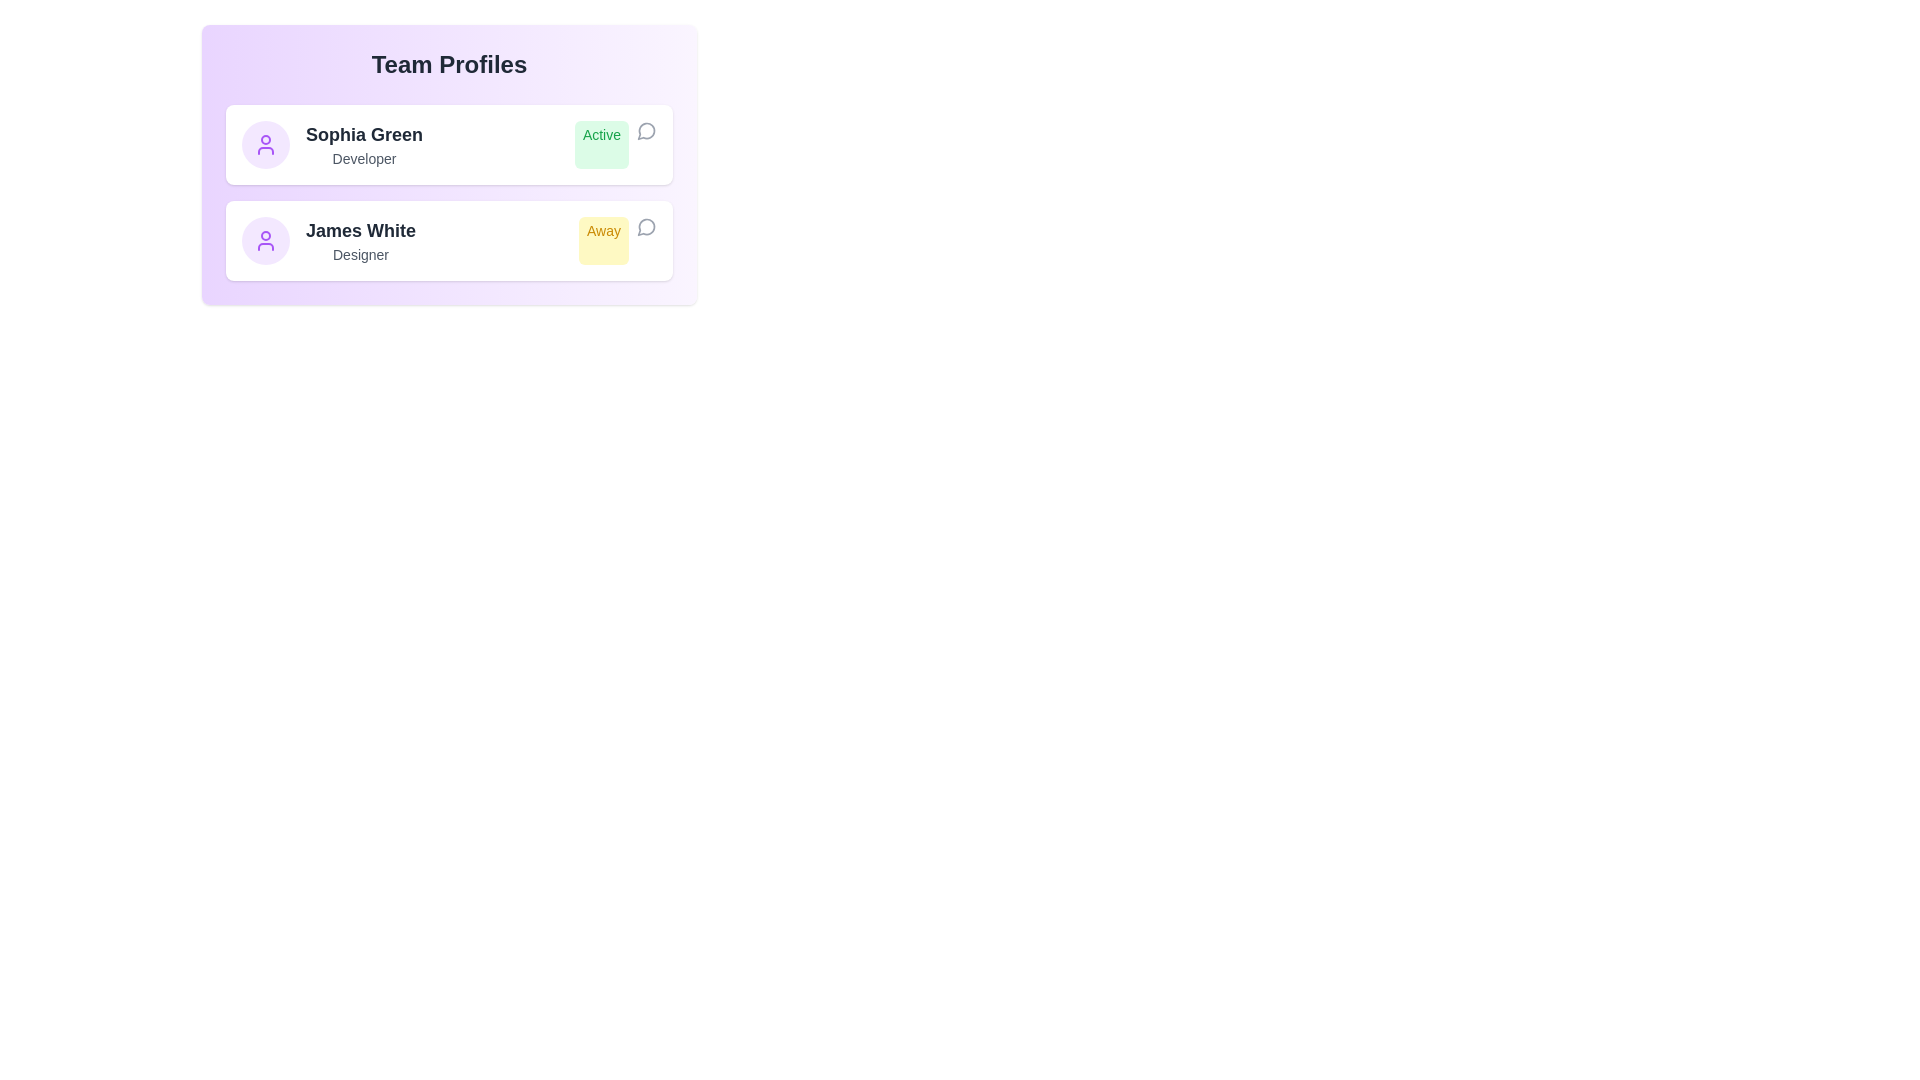 The image size is (1920, 1080). What do you see at coordinates (646, 226) in the screenshot?
I see `the circular speech bubble icon located to the right of the profile section labeled 'James White', which is the second entry` at bounding box center [646, 226].